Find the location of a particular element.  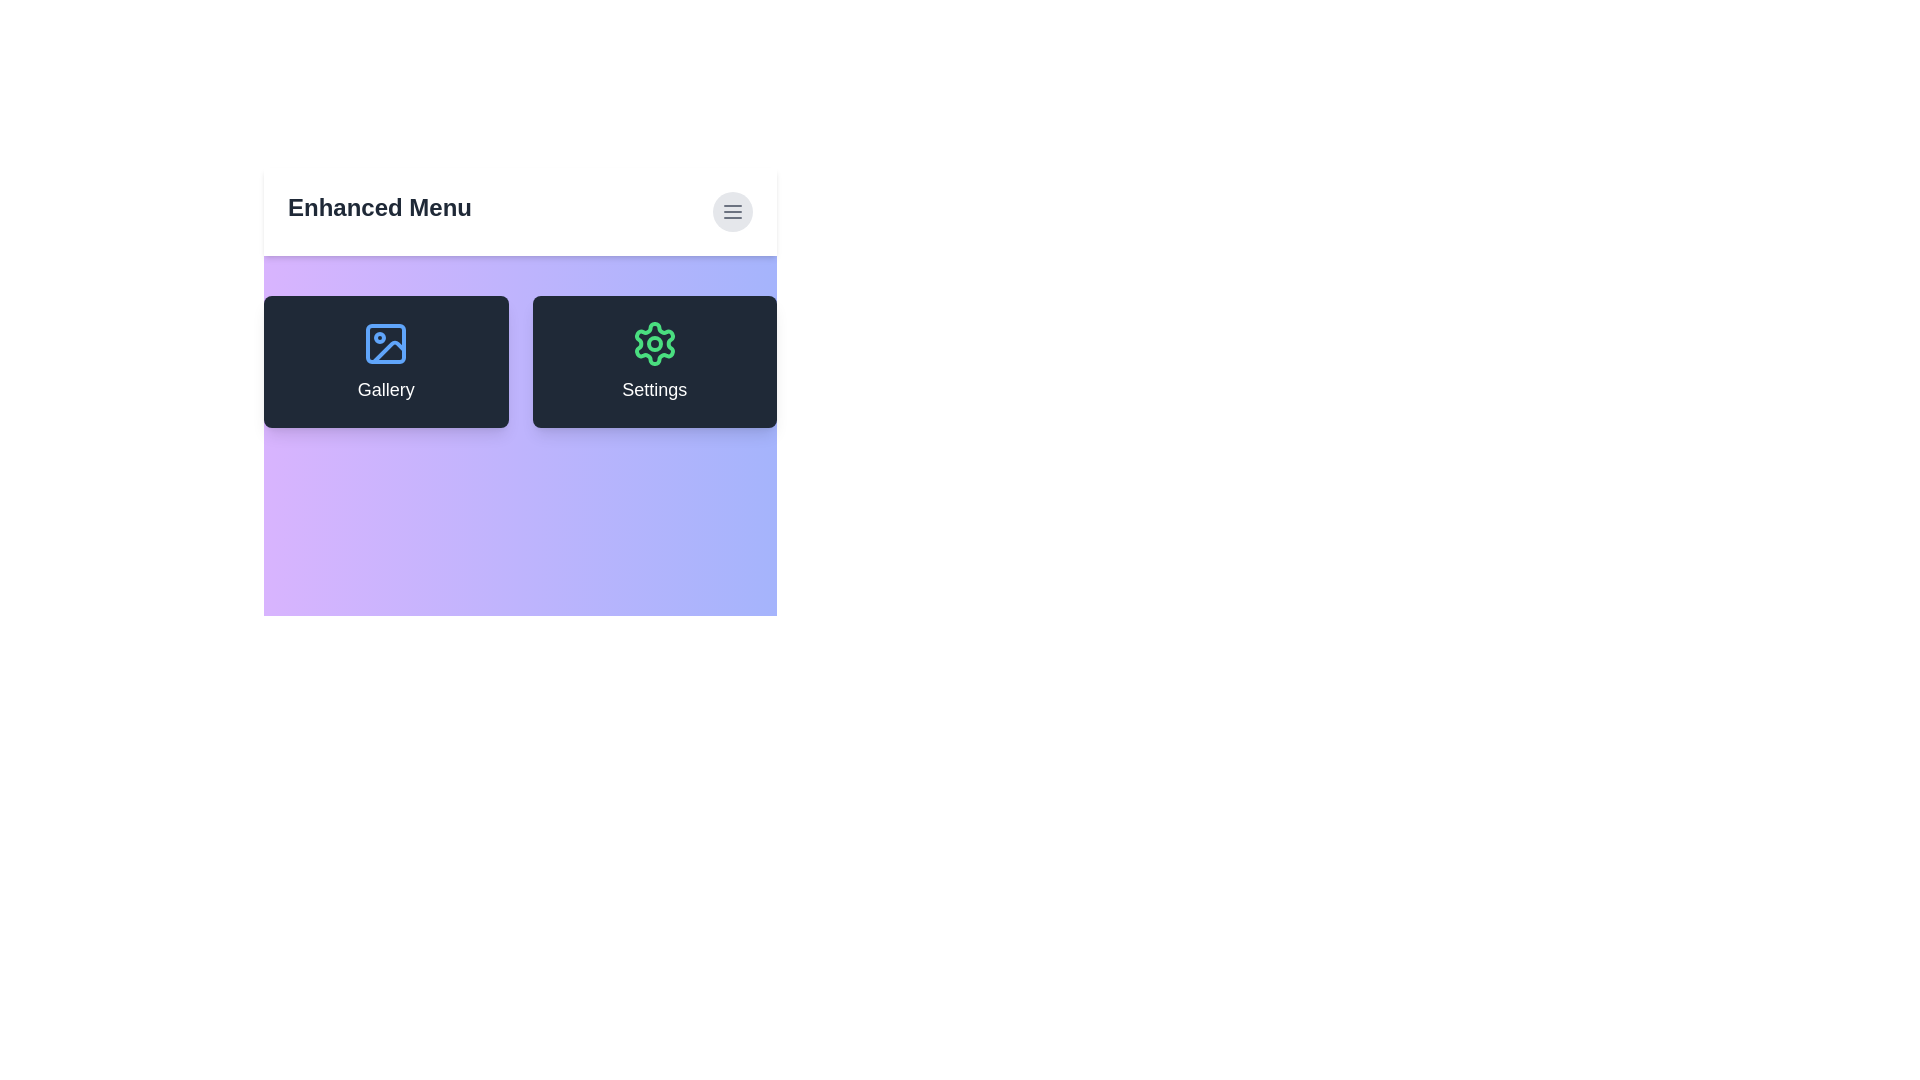

the menu button to toggle the menu visibility is located at coordinates (732, 212).